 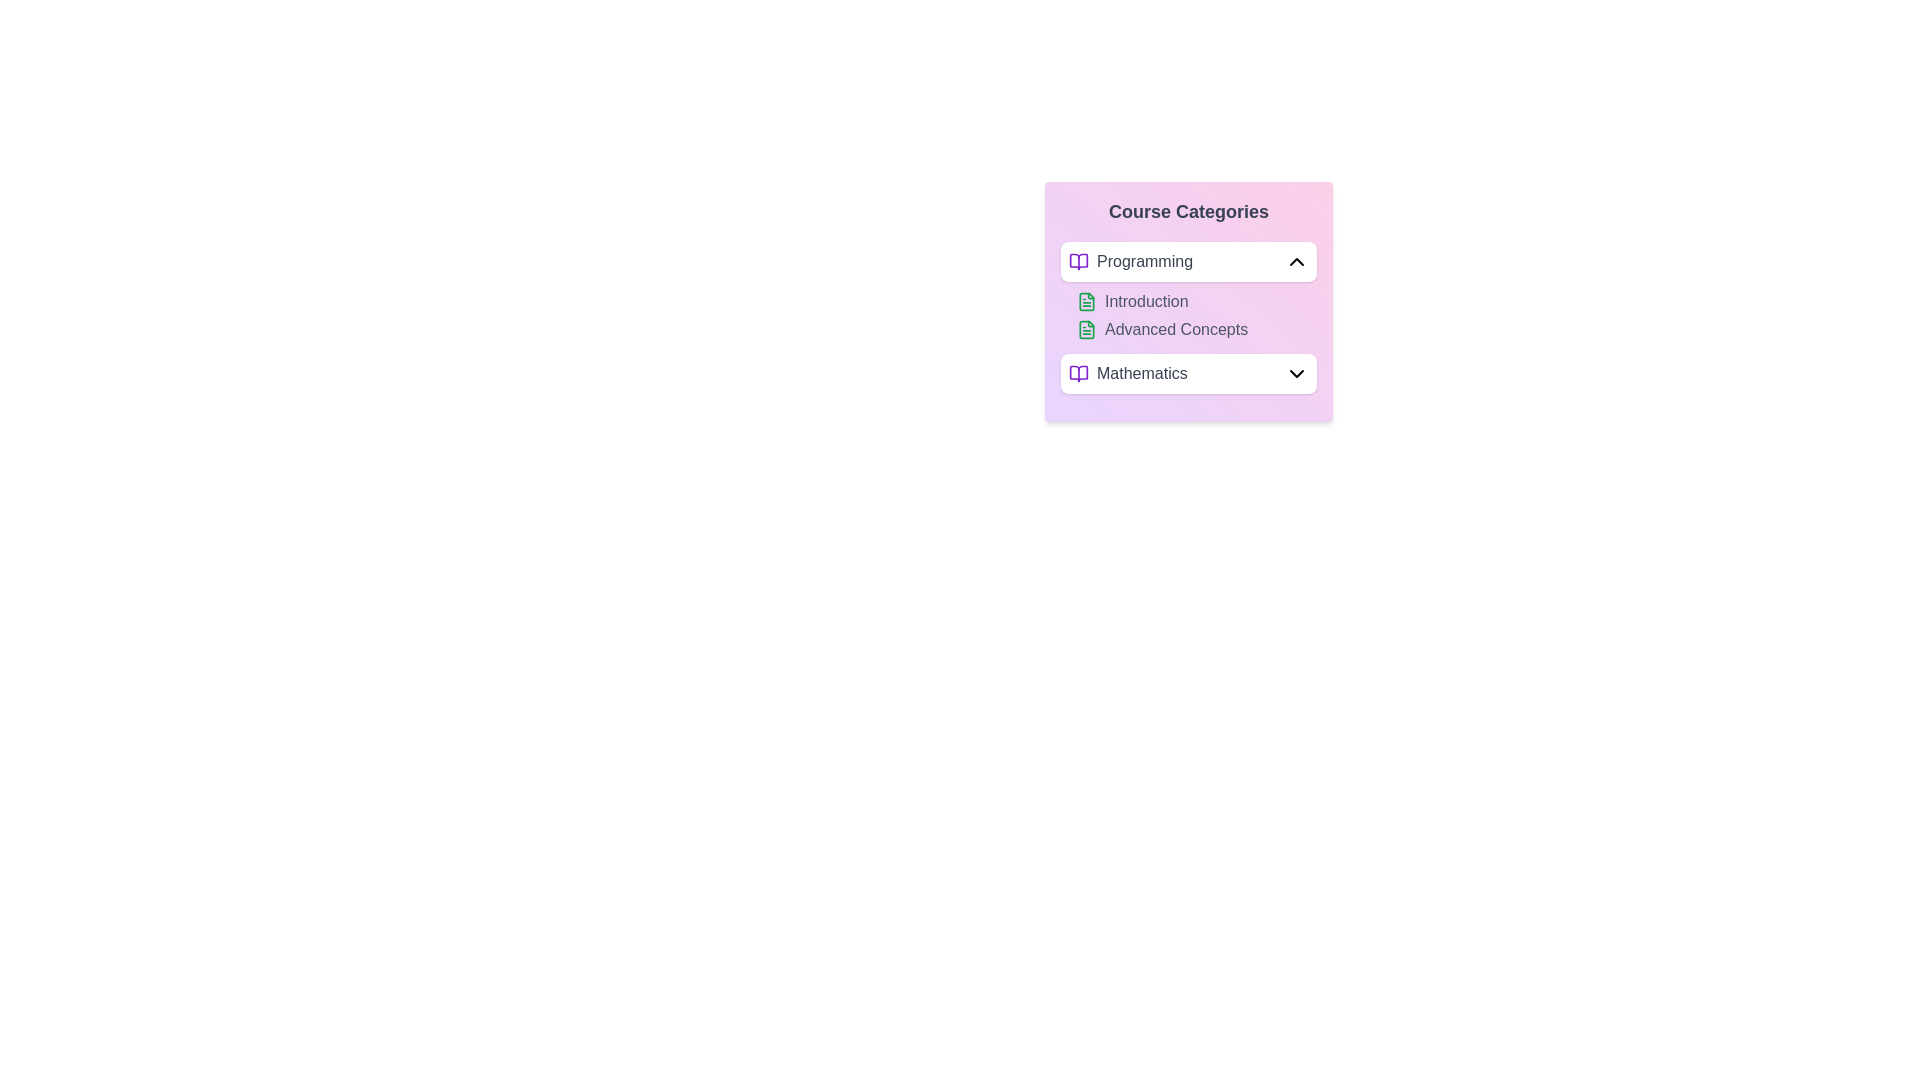 What do you see at coordinates (1189, 261) in the screenshot?
I see `the text 'Programming' to select it` at bounding box center [1189, 261].